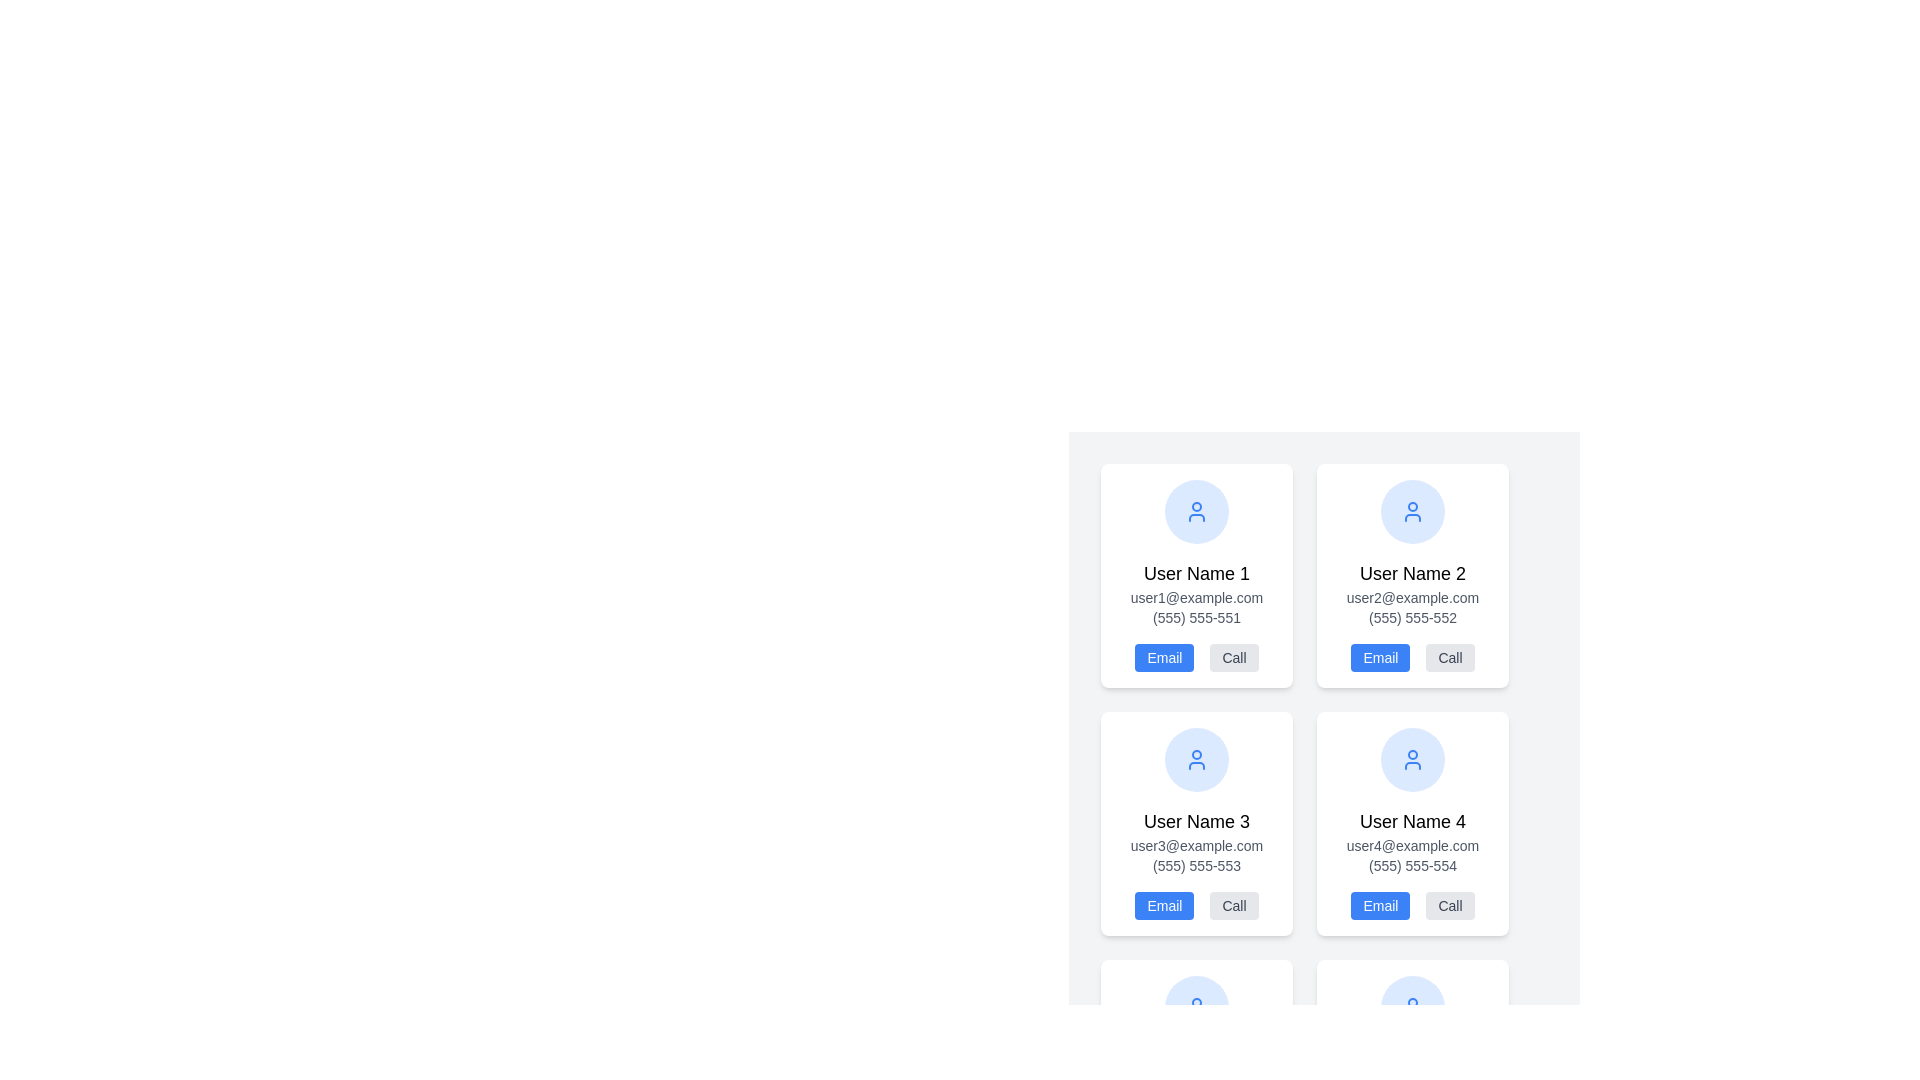  Describe the element at coordinates (1164, 906) in the screenshot. I see `the email button located at the bottom left of the user card to initiate an email action related to the displayed user details` at that location.